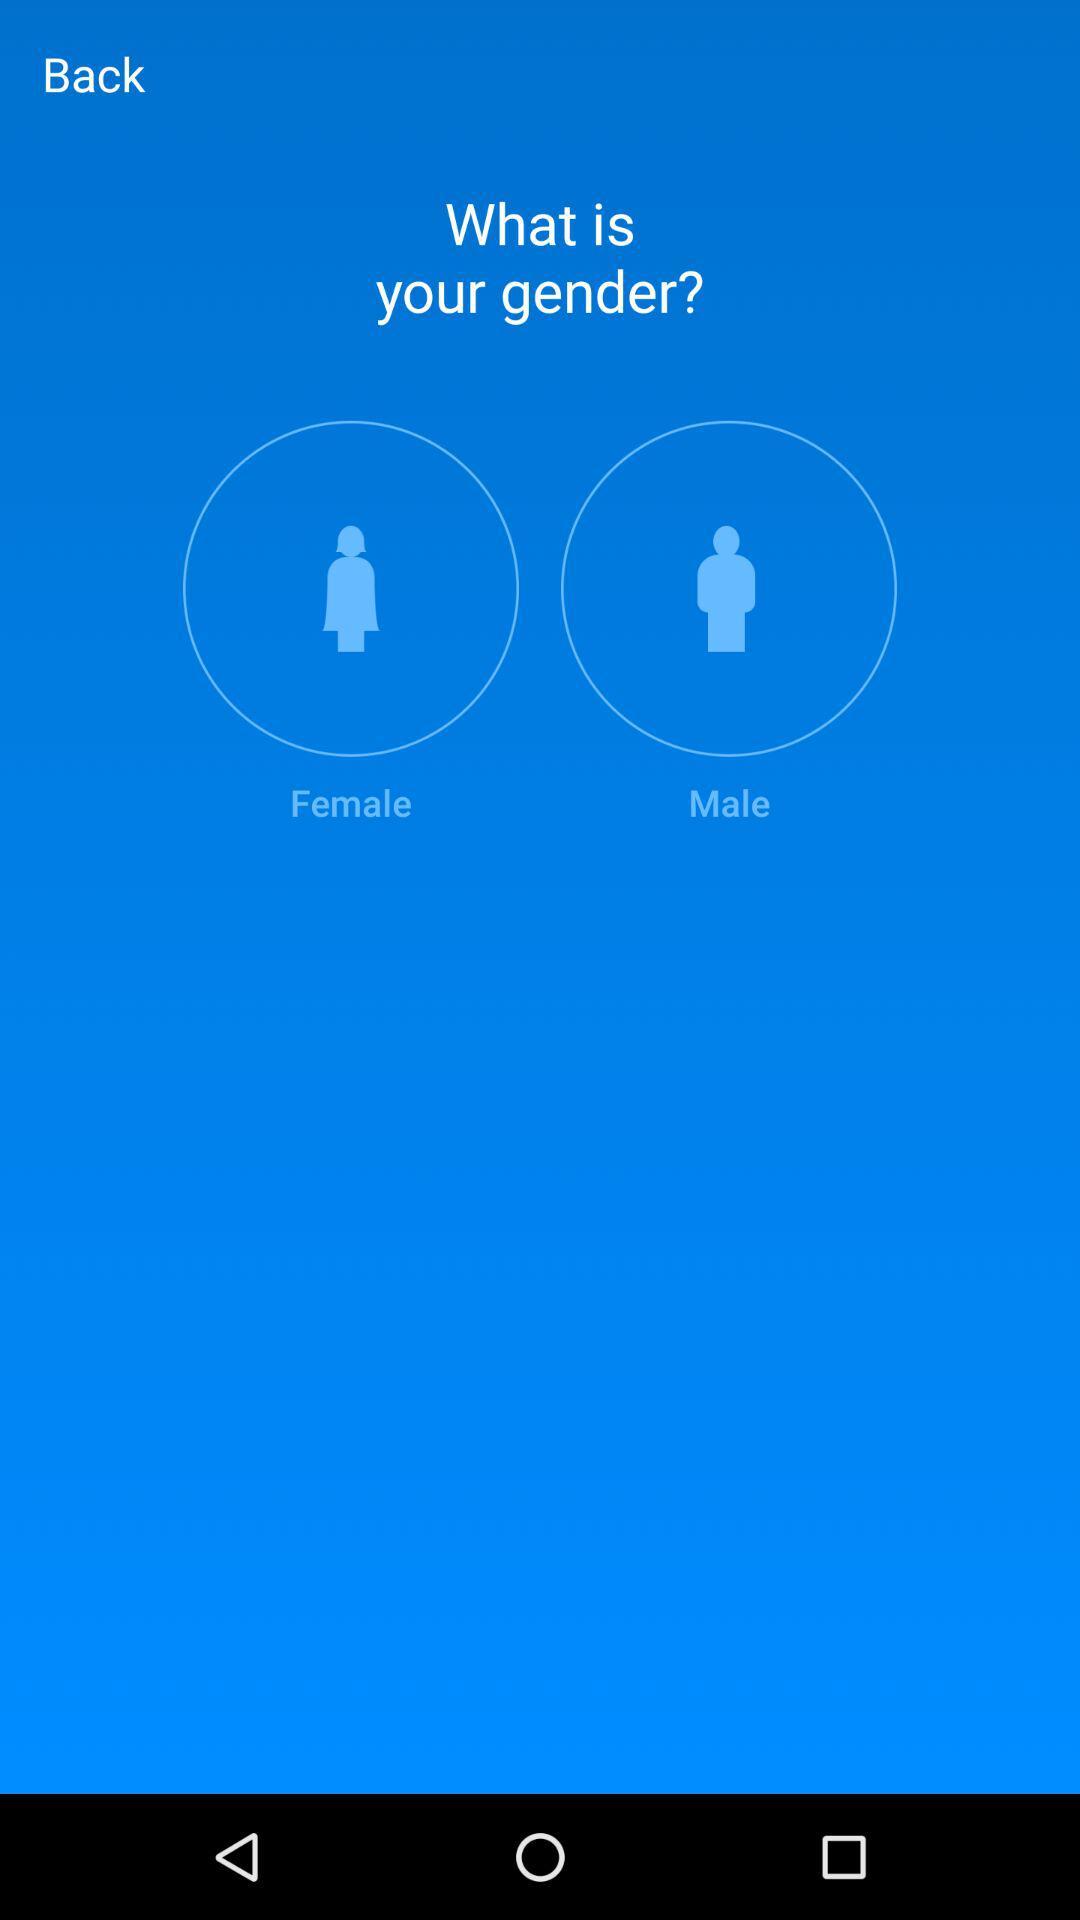  I want to click on the male icon, so click(729, 623).